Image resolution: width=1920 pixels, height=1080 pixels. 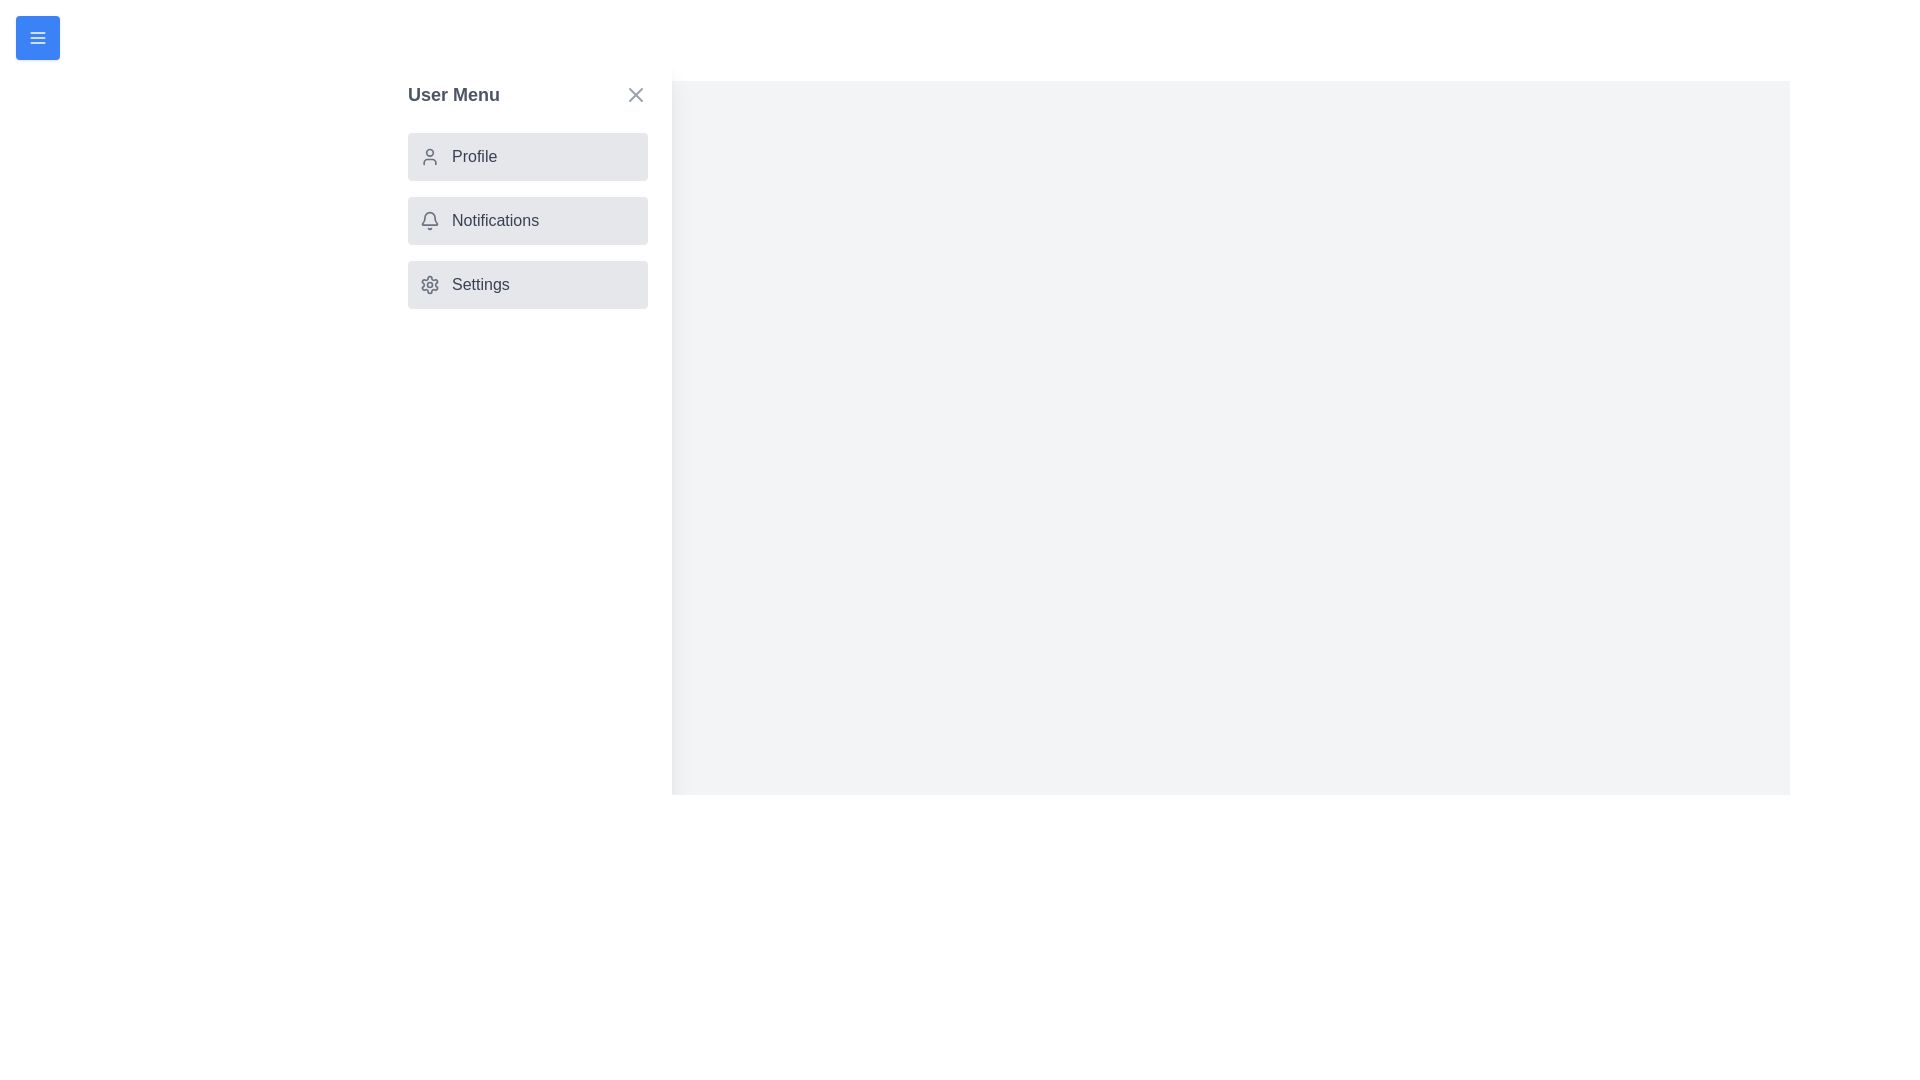 I want to click on the menu item Notifications from the drawer, so click(x=528, y=220).